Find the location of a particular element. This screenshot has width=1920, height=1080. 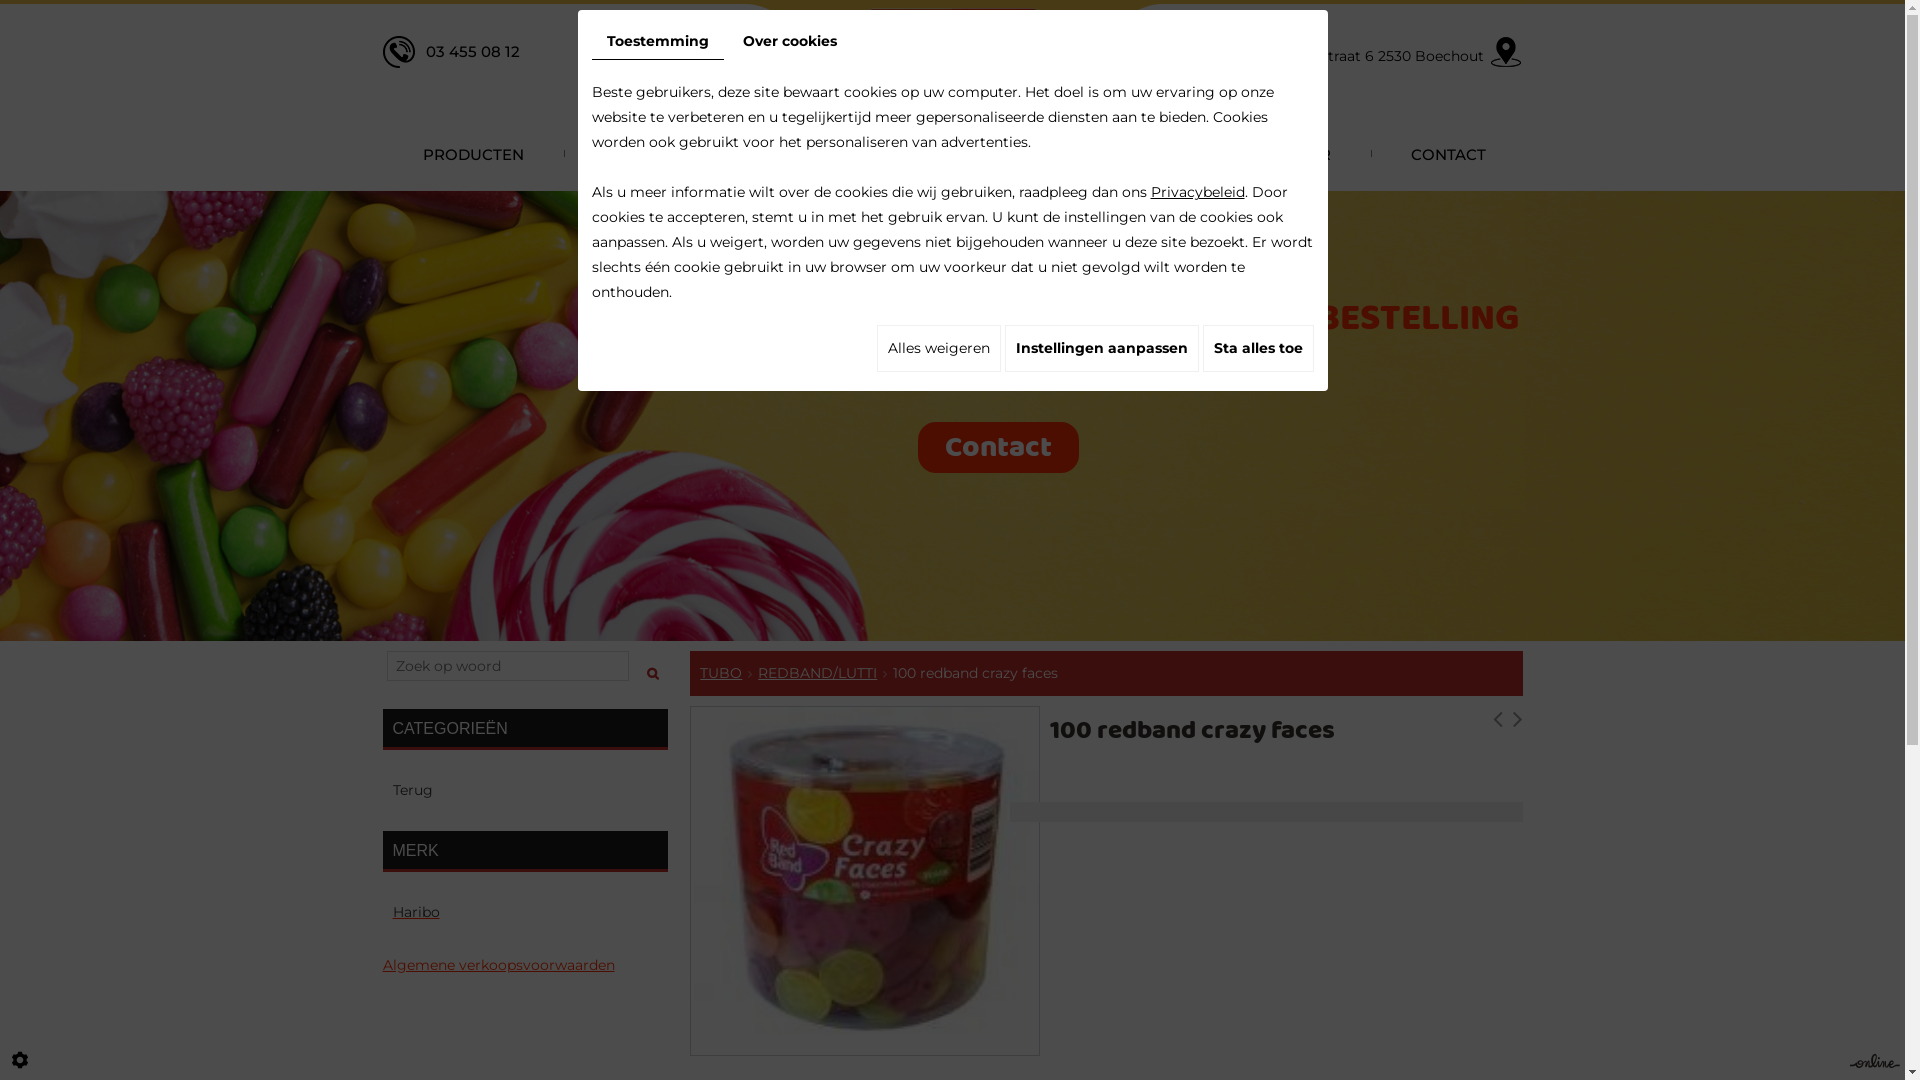

'MERK' is located at coordinates (524, 851).